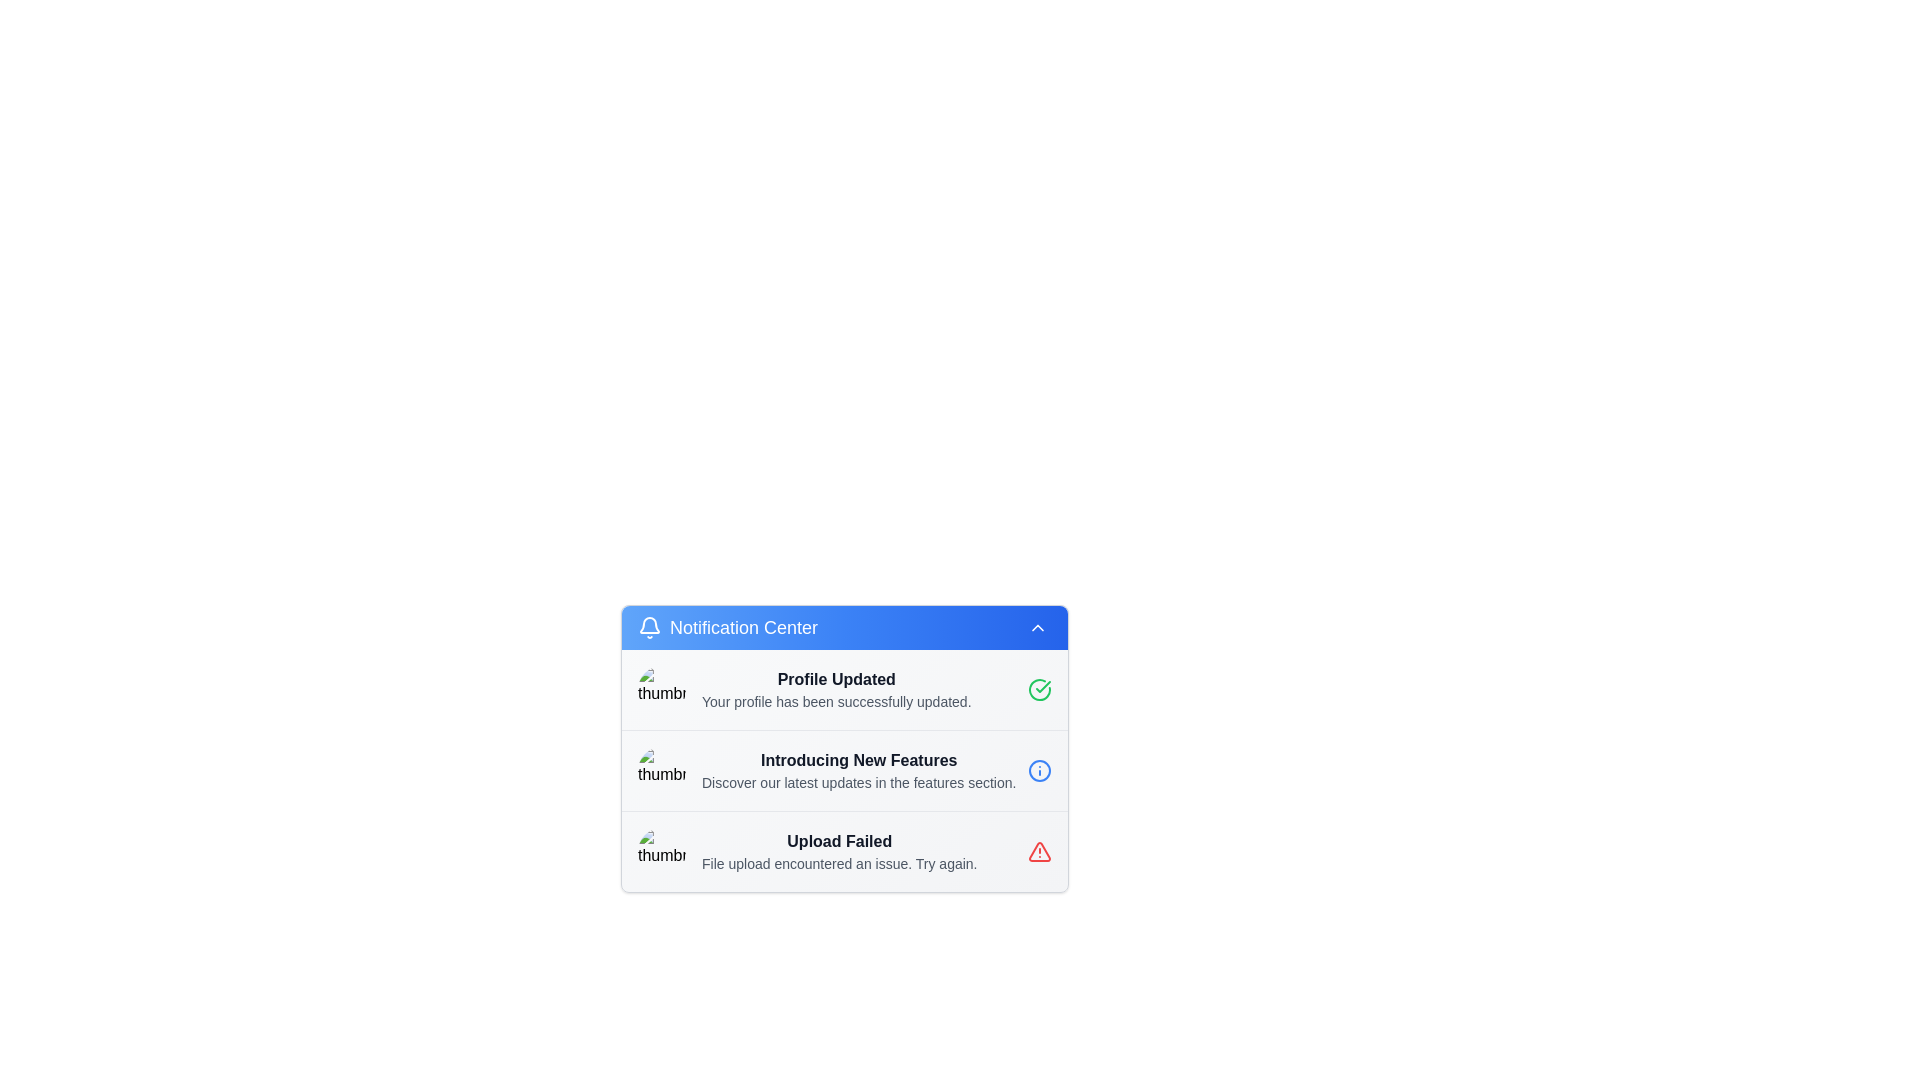 The image size is (1920, 1080). What do you see at coordinates (1040, 852) in the screenshot?
I see `the alert icon in the upper-right corner of the 'Upload Failed' notification, which visually indicates an issue or error` at bounding box center [1040, 852].